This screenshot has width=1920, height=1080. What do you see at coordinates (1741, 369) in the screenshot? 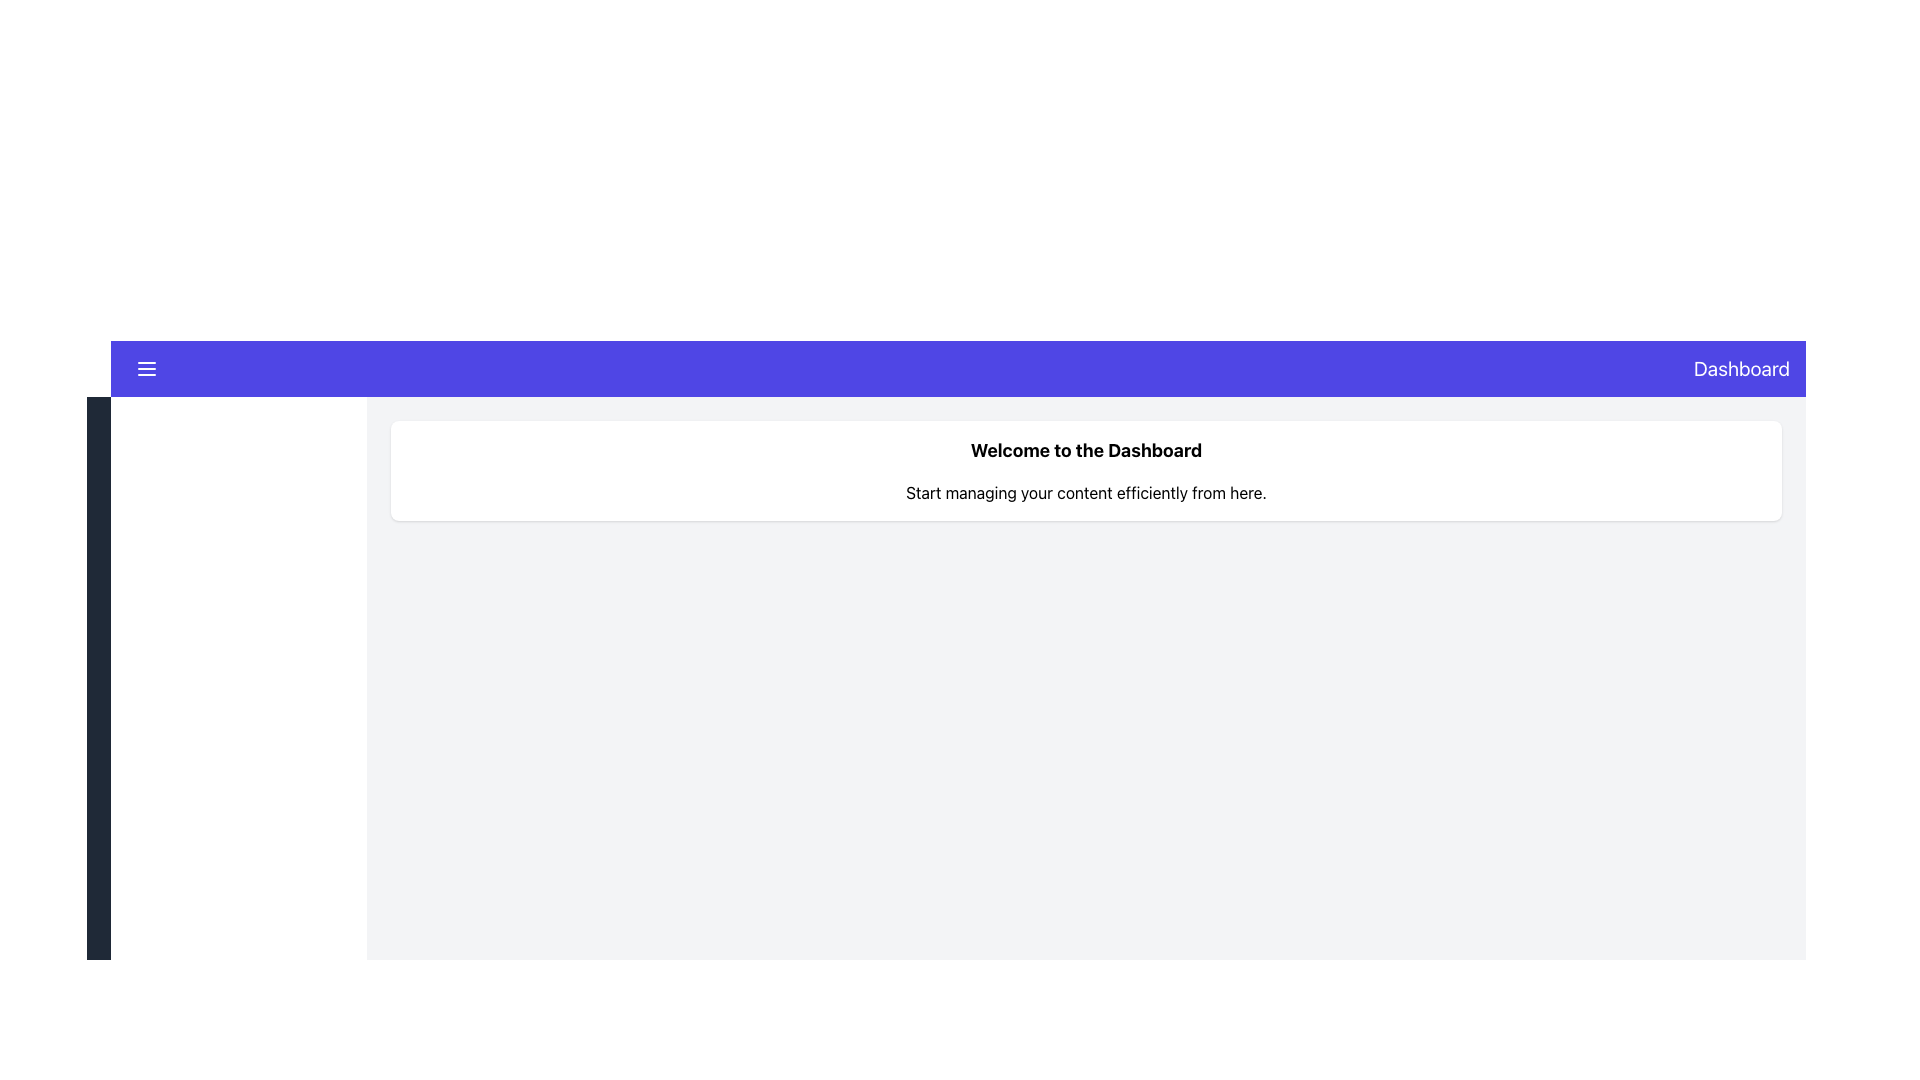
I see `text from the Text Label located at the top right corner of the blue header bar, which indicates the current active page or section of the application` at bounding box center [1741, 369].